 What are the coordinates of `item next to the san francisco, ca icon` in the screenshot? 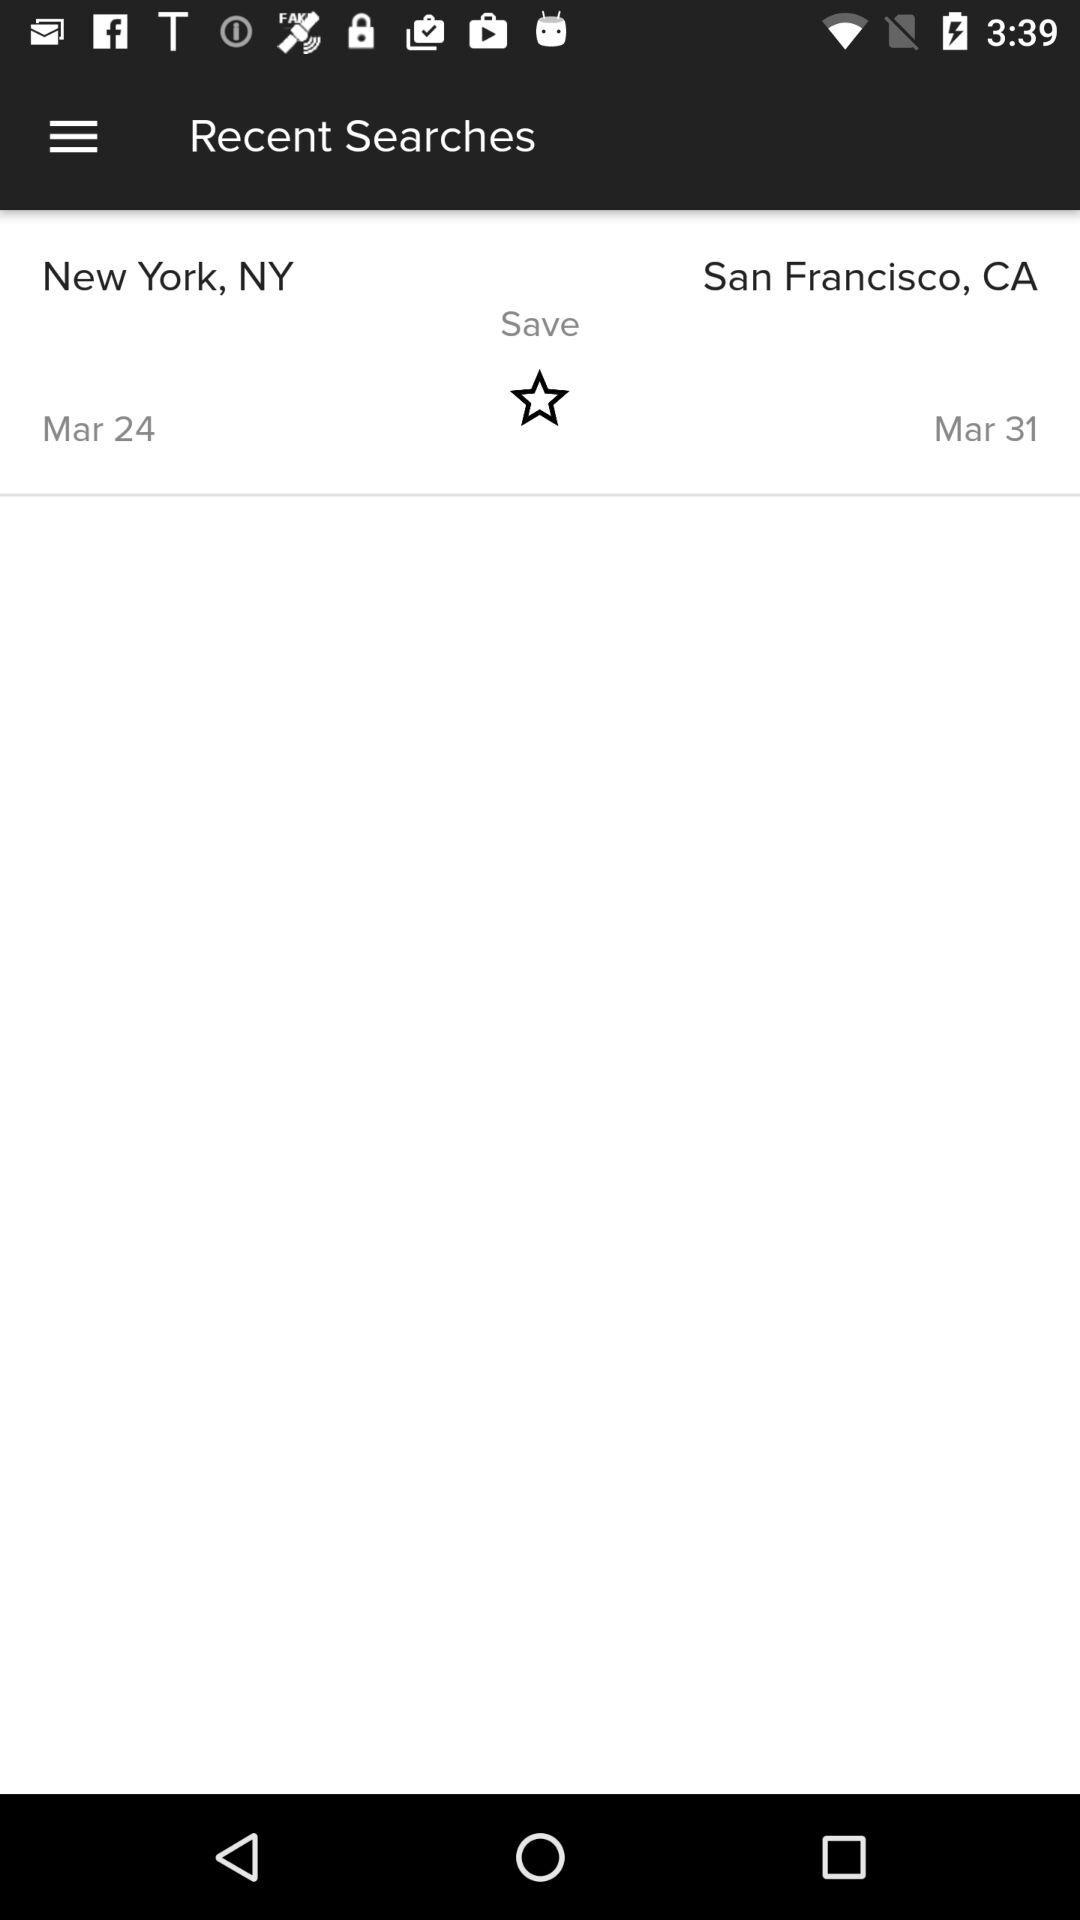 It's located at (290, 276).